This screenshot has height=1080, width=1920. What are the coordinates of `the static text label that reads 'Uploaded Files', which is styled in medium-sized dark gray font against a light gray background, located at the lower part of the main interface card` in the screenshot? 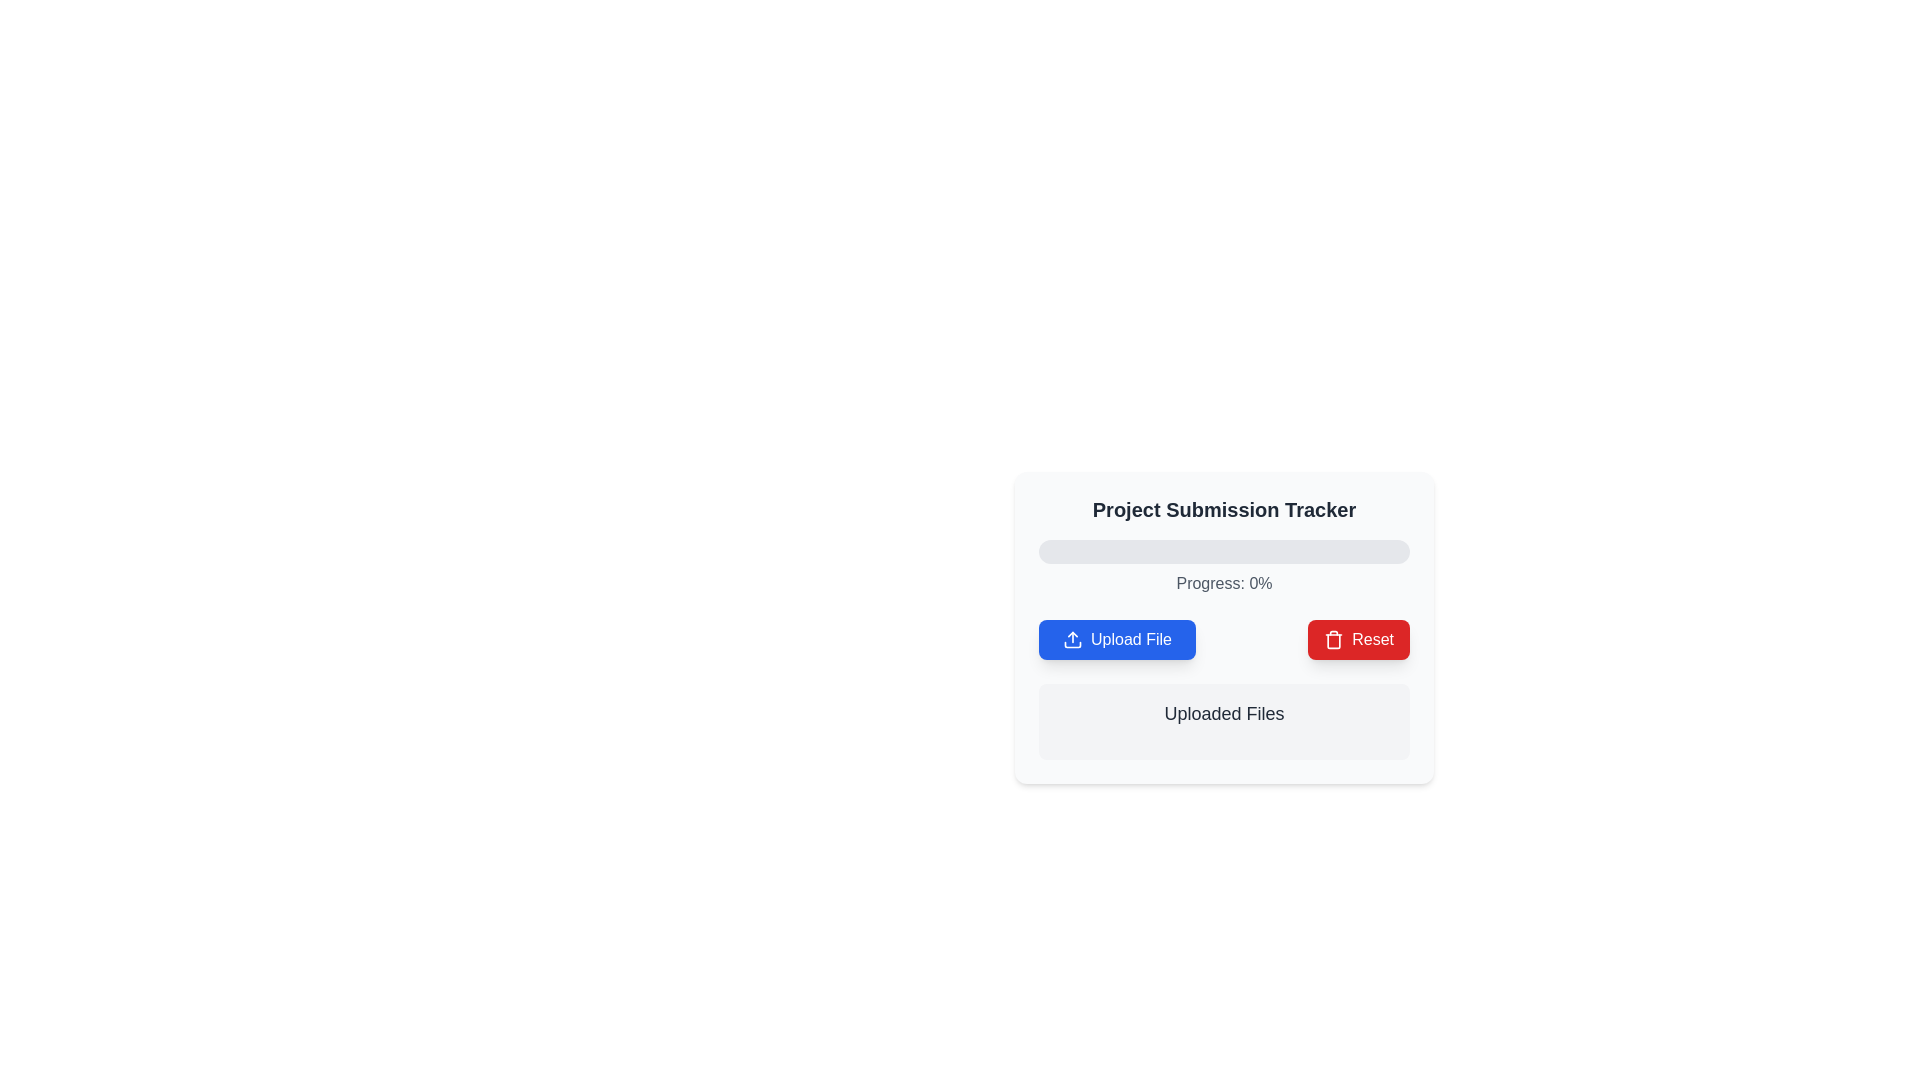 It's located at (1223, 712).